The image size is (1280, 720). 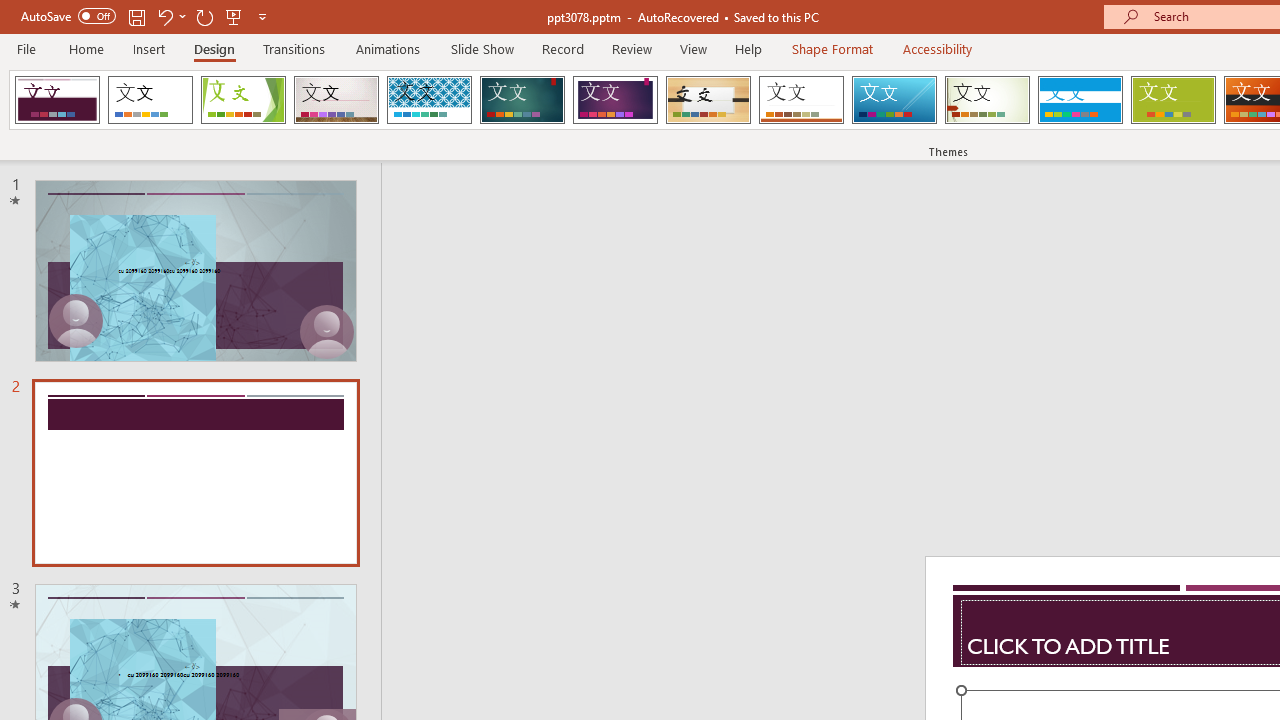 I want to click on 'Ion Boardroom', so click(x=614, y=100).